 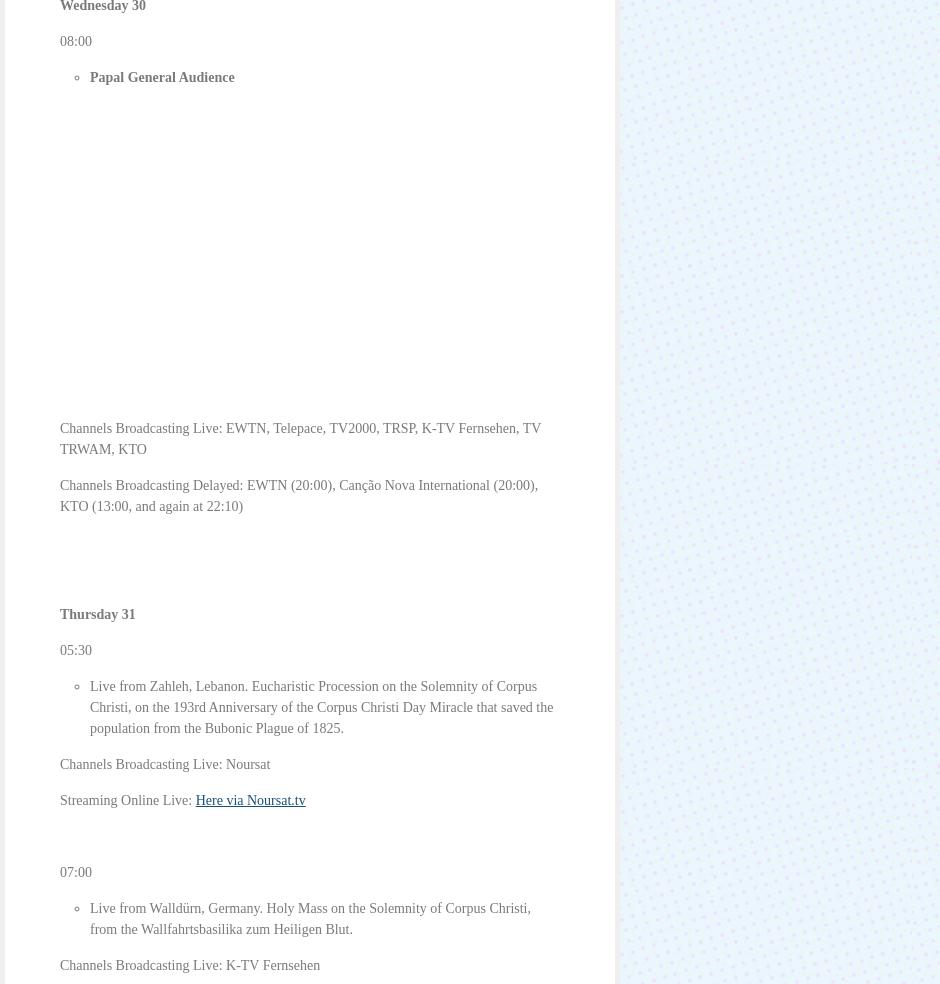 What do you see at coordinates (74, 650) in the screenshot?
I see `'05:30'` at bounding box center [74, 650].